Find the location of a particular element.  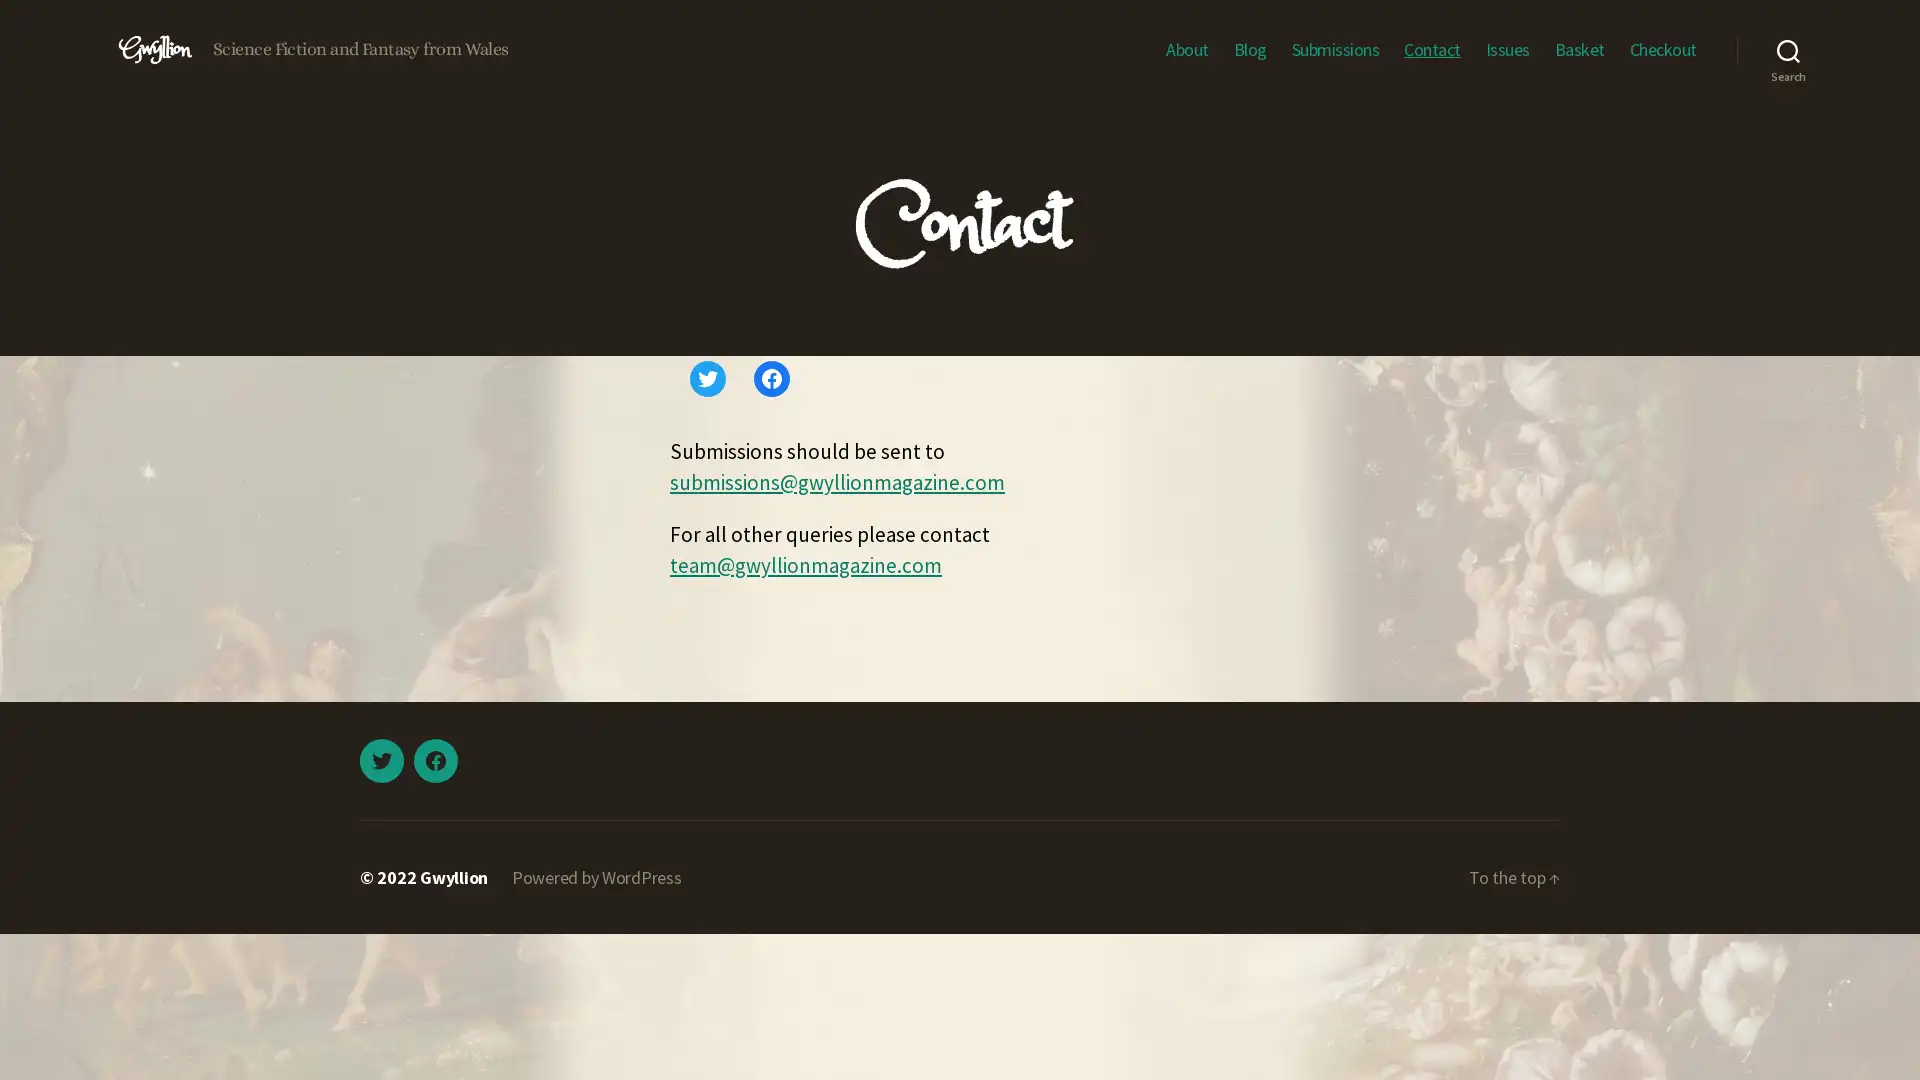

Search is located at coordinates (1788, 49).